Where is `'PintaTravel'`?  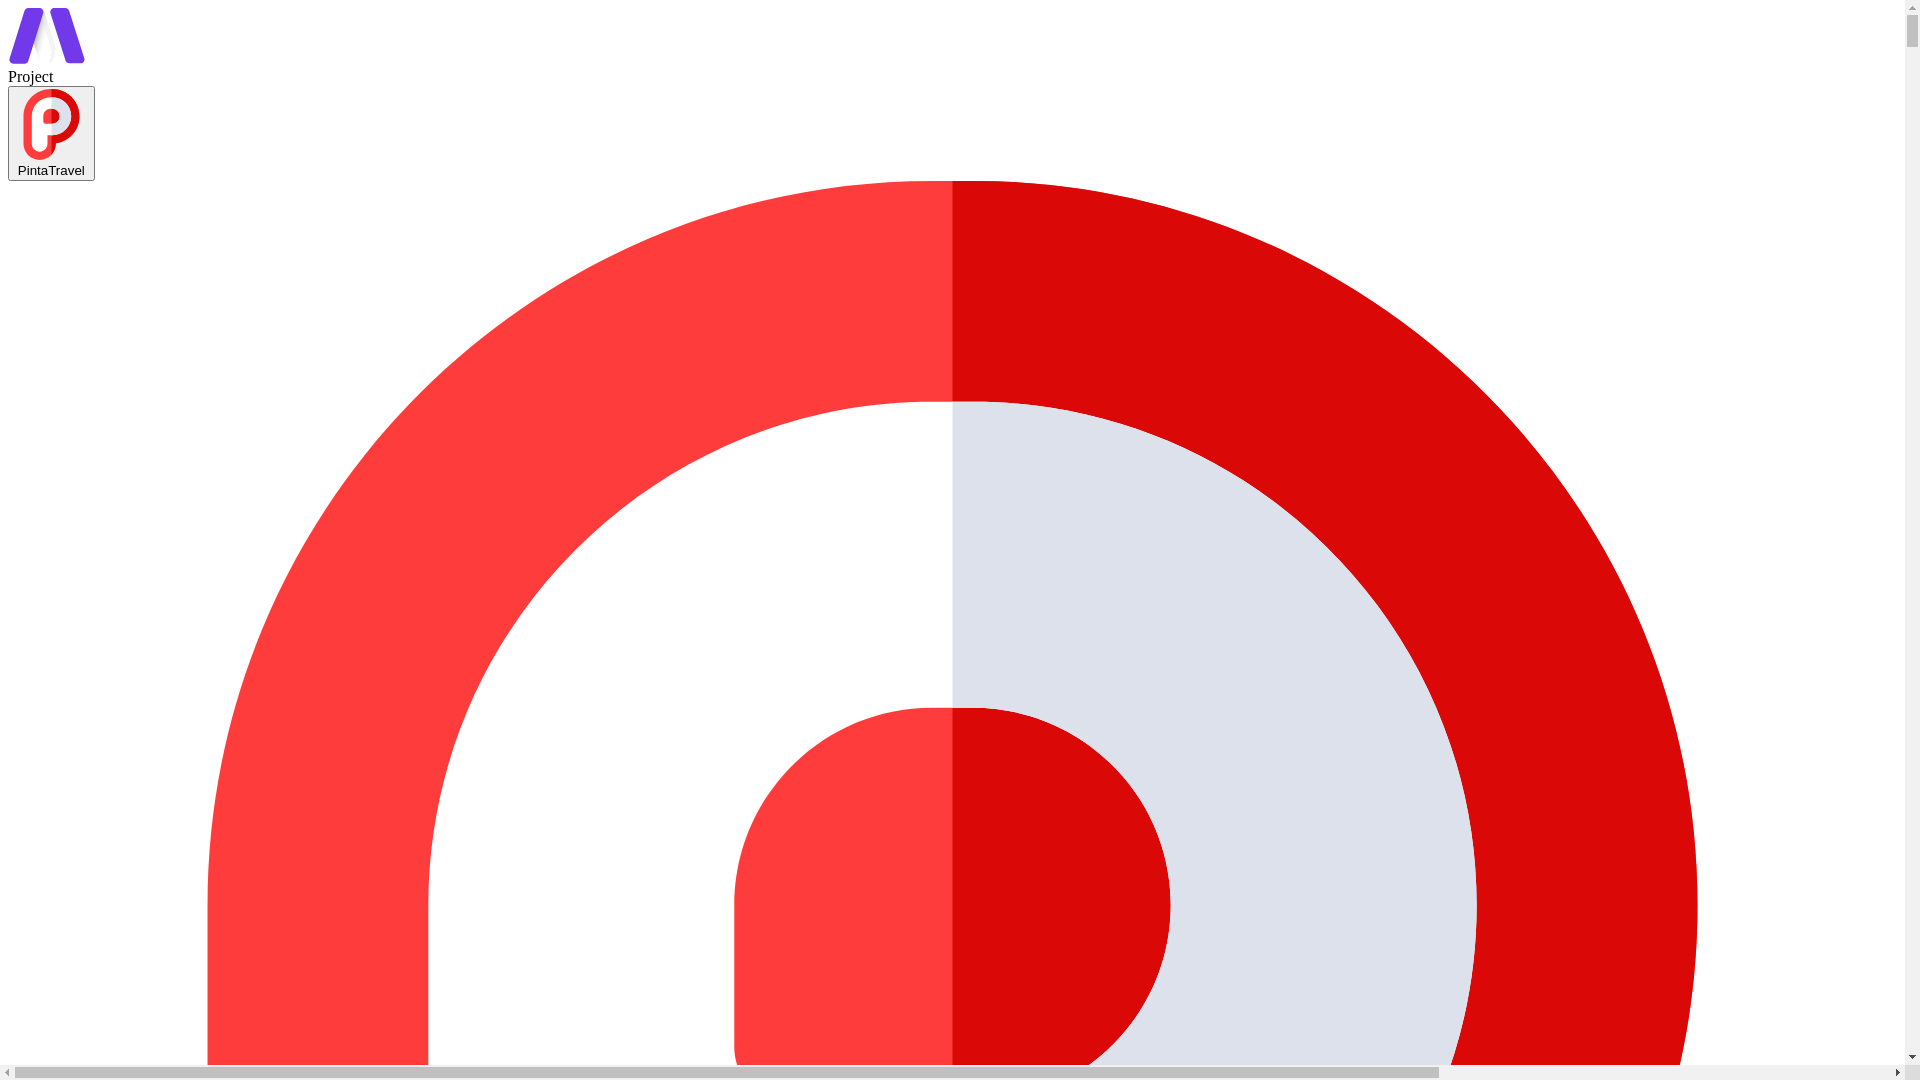
'PintaTravel' is located at coordinates (8, 133).